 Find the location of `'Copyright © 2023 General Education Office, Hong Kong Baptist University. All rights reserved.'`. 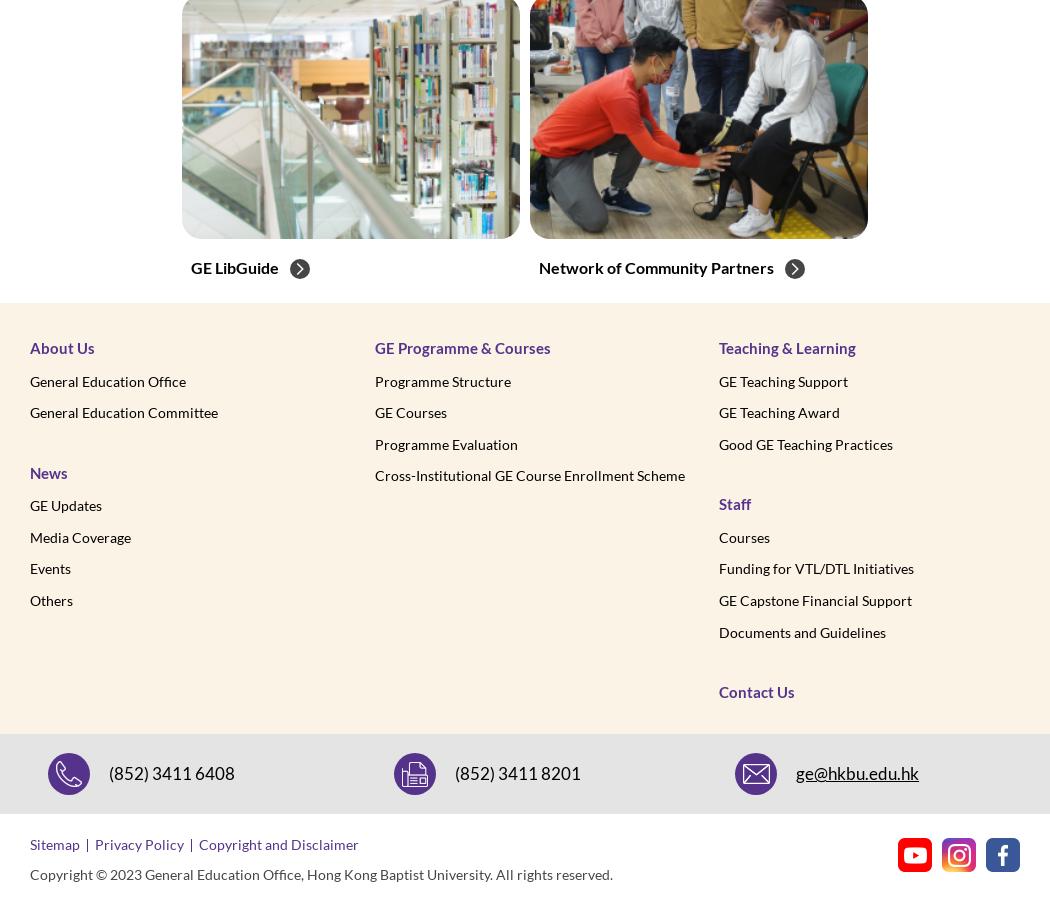

'Copyright © 2023 General Education Office, Hong Kong Baptist University. All rights reserved.' is located at coordinates (30, 873).